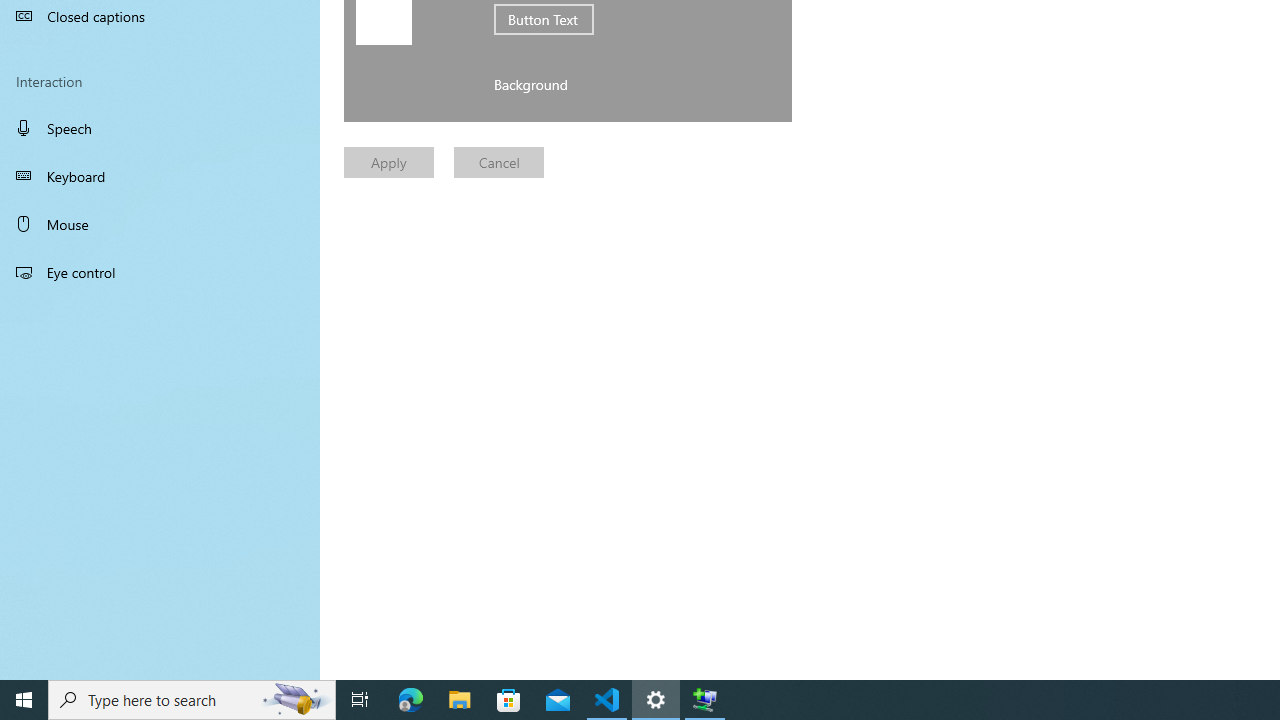  I want to click on 'Speech', so click(160, 127).